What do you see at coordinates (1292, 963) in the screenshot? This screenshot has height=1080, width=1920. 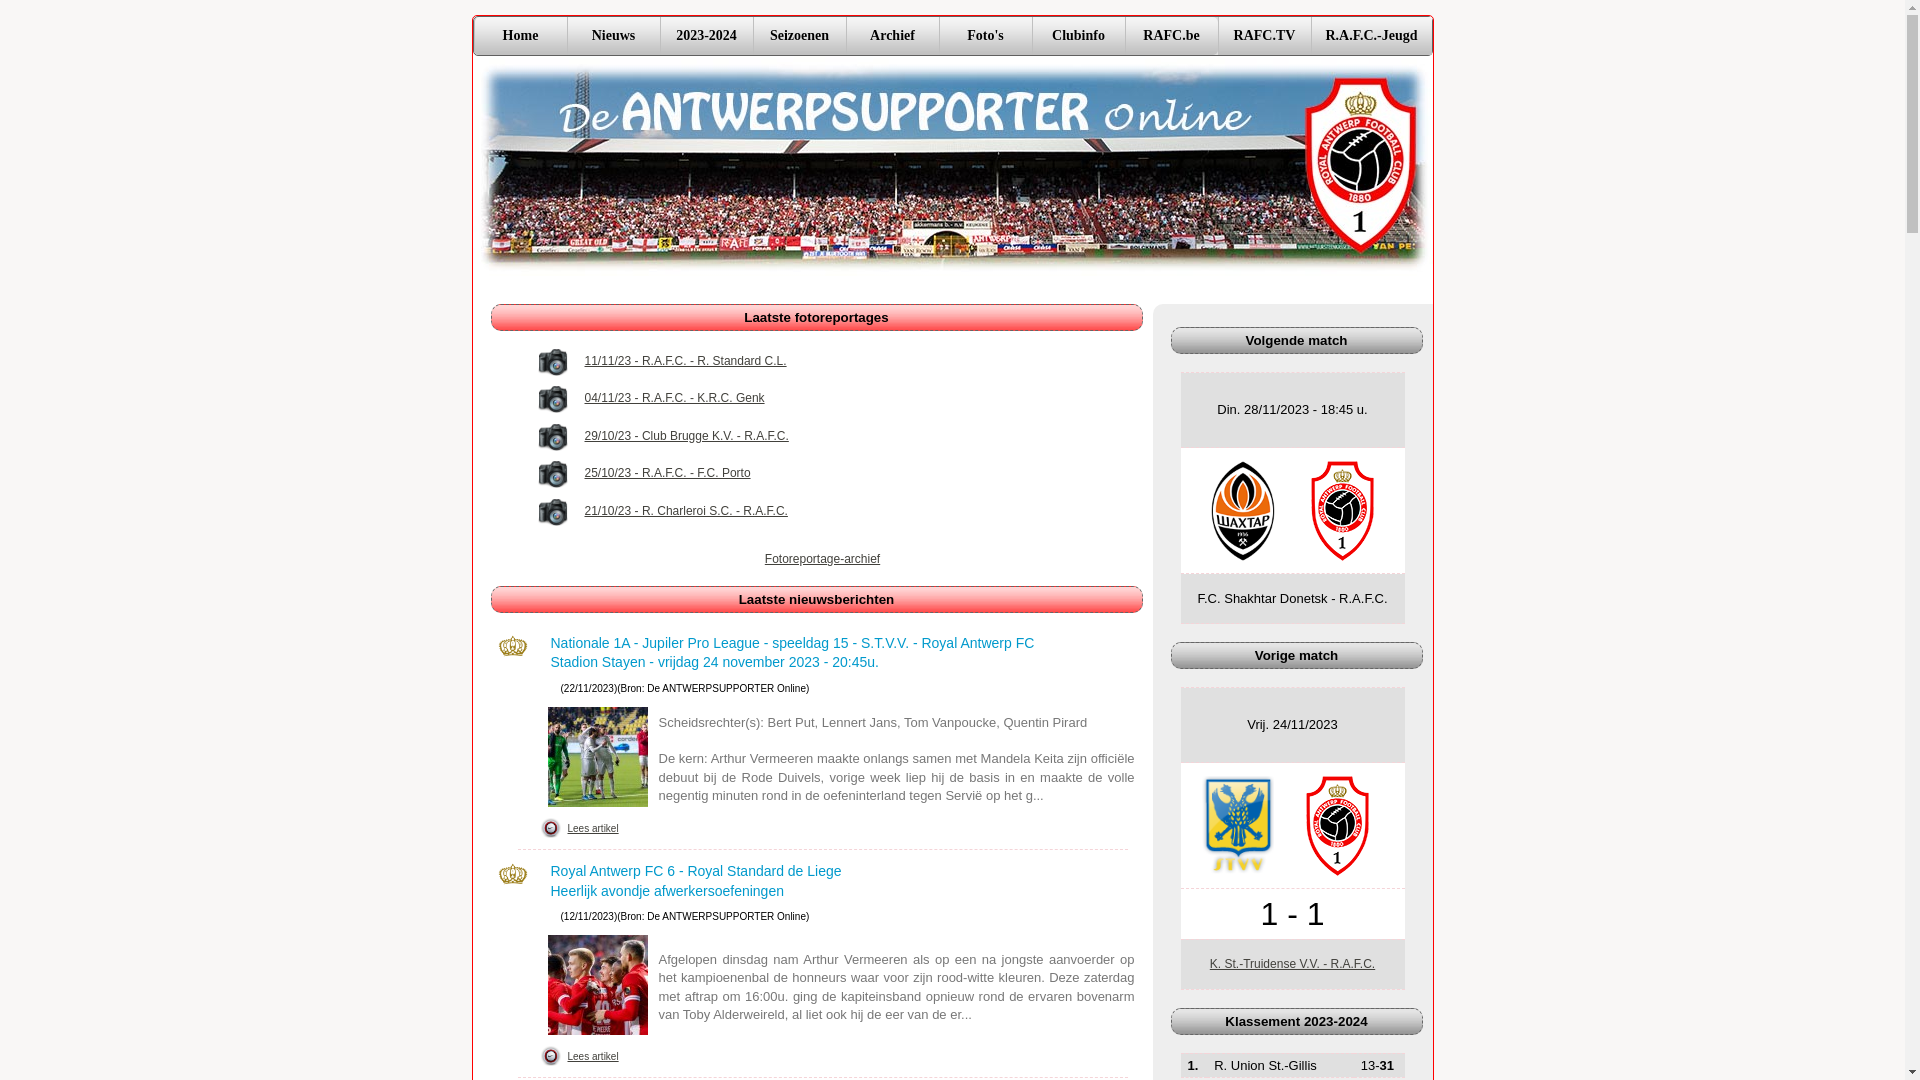 I see `'K. St.-Truidense V.V. - R.A.F.C.'` at bounding box center [1292, 963].